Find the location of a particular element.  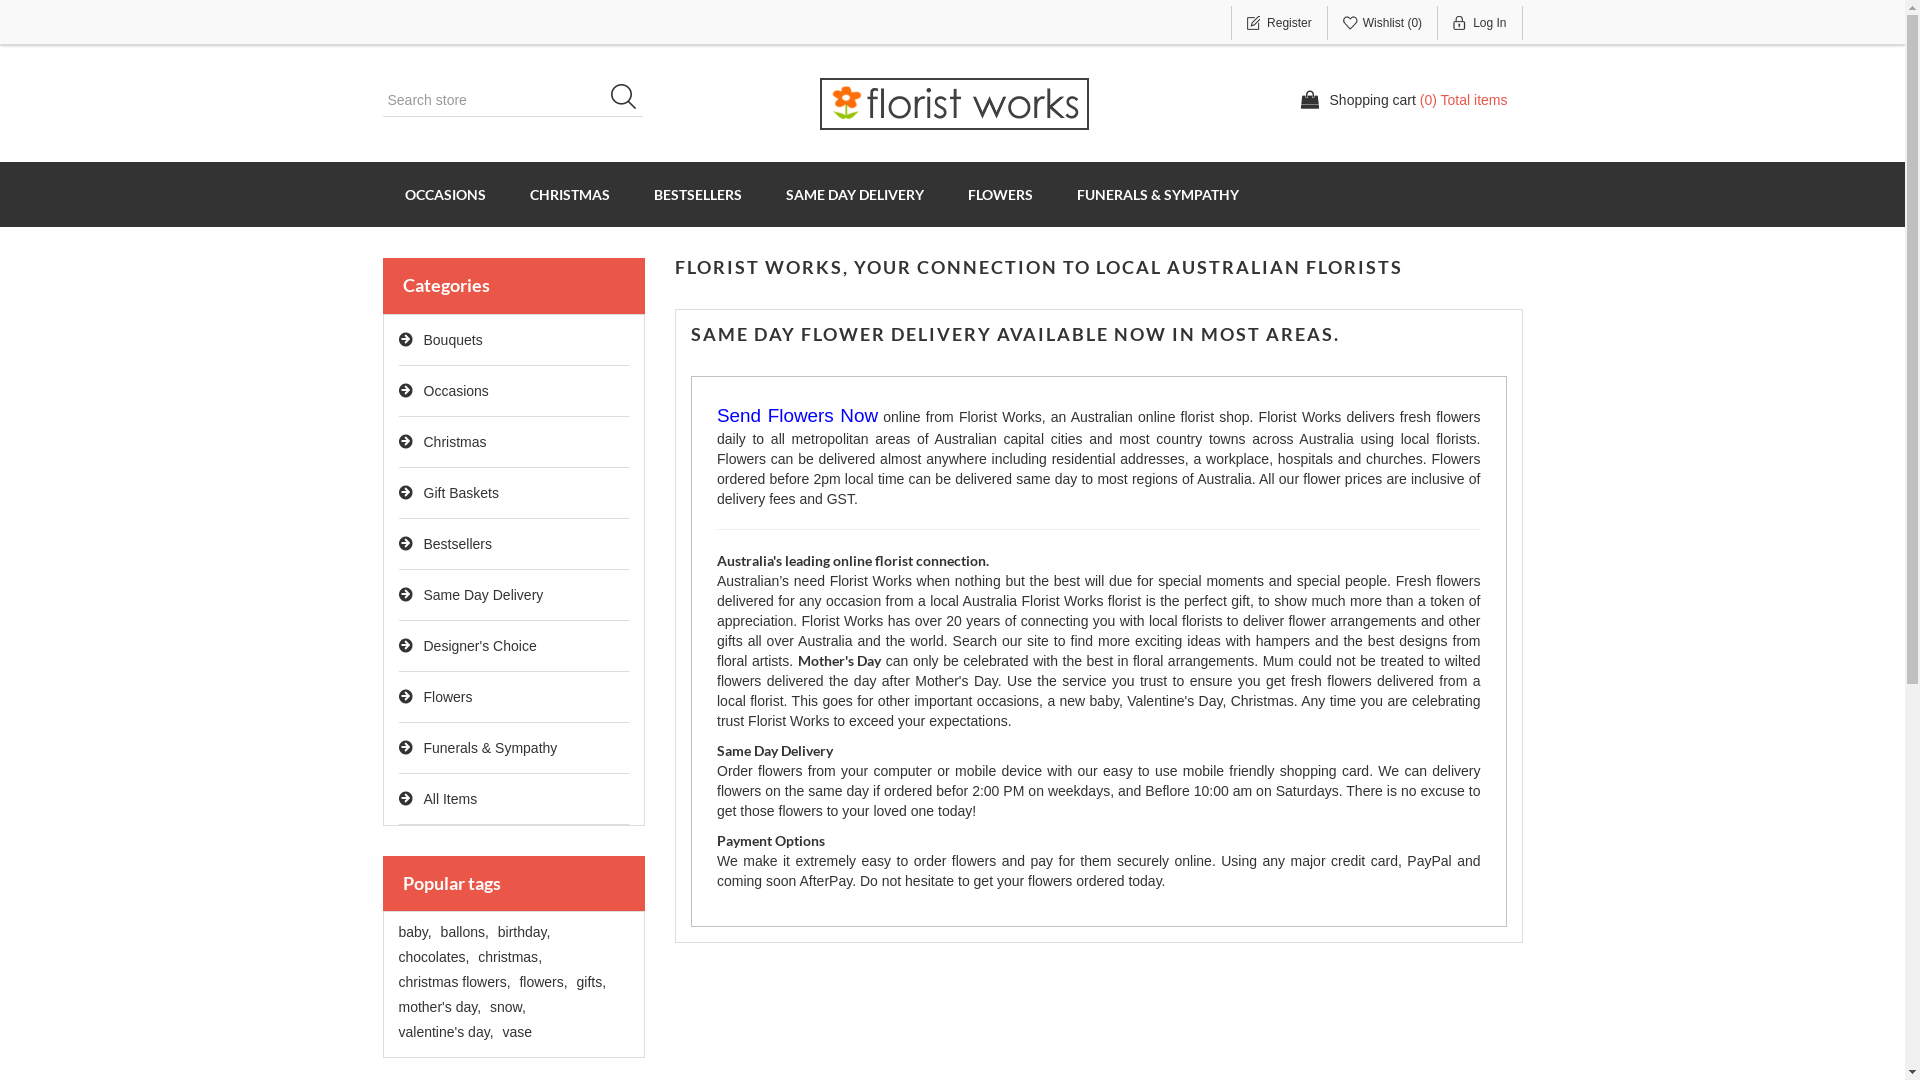

'FLOWERS' is located at coordinates (1000, 194).